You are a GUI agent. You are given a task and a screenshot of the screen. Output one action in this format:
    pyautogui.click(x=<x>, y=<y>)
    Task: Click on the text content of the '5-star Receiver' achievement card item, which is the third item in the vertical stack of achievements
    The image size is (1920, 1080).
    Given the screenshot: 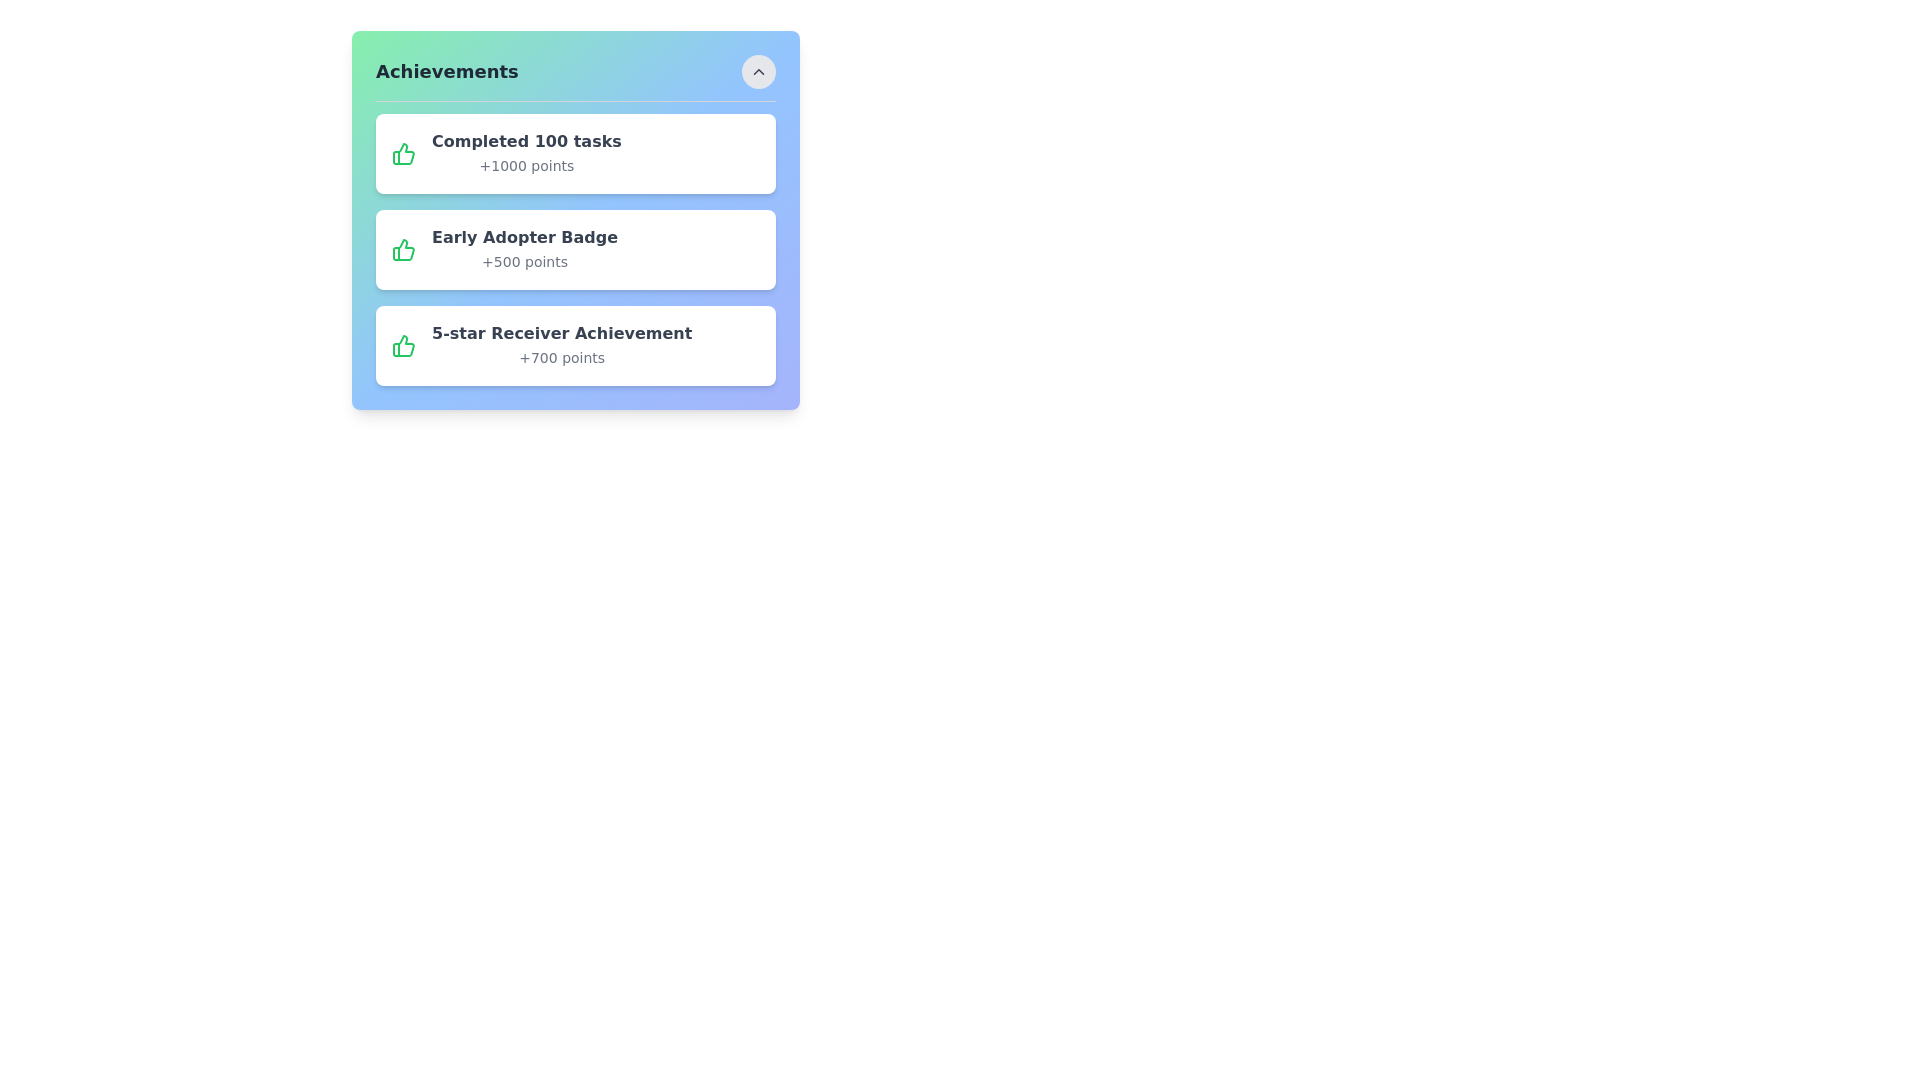 What is the action you would take?
    pyautogui.click(x=561, y=345)
    